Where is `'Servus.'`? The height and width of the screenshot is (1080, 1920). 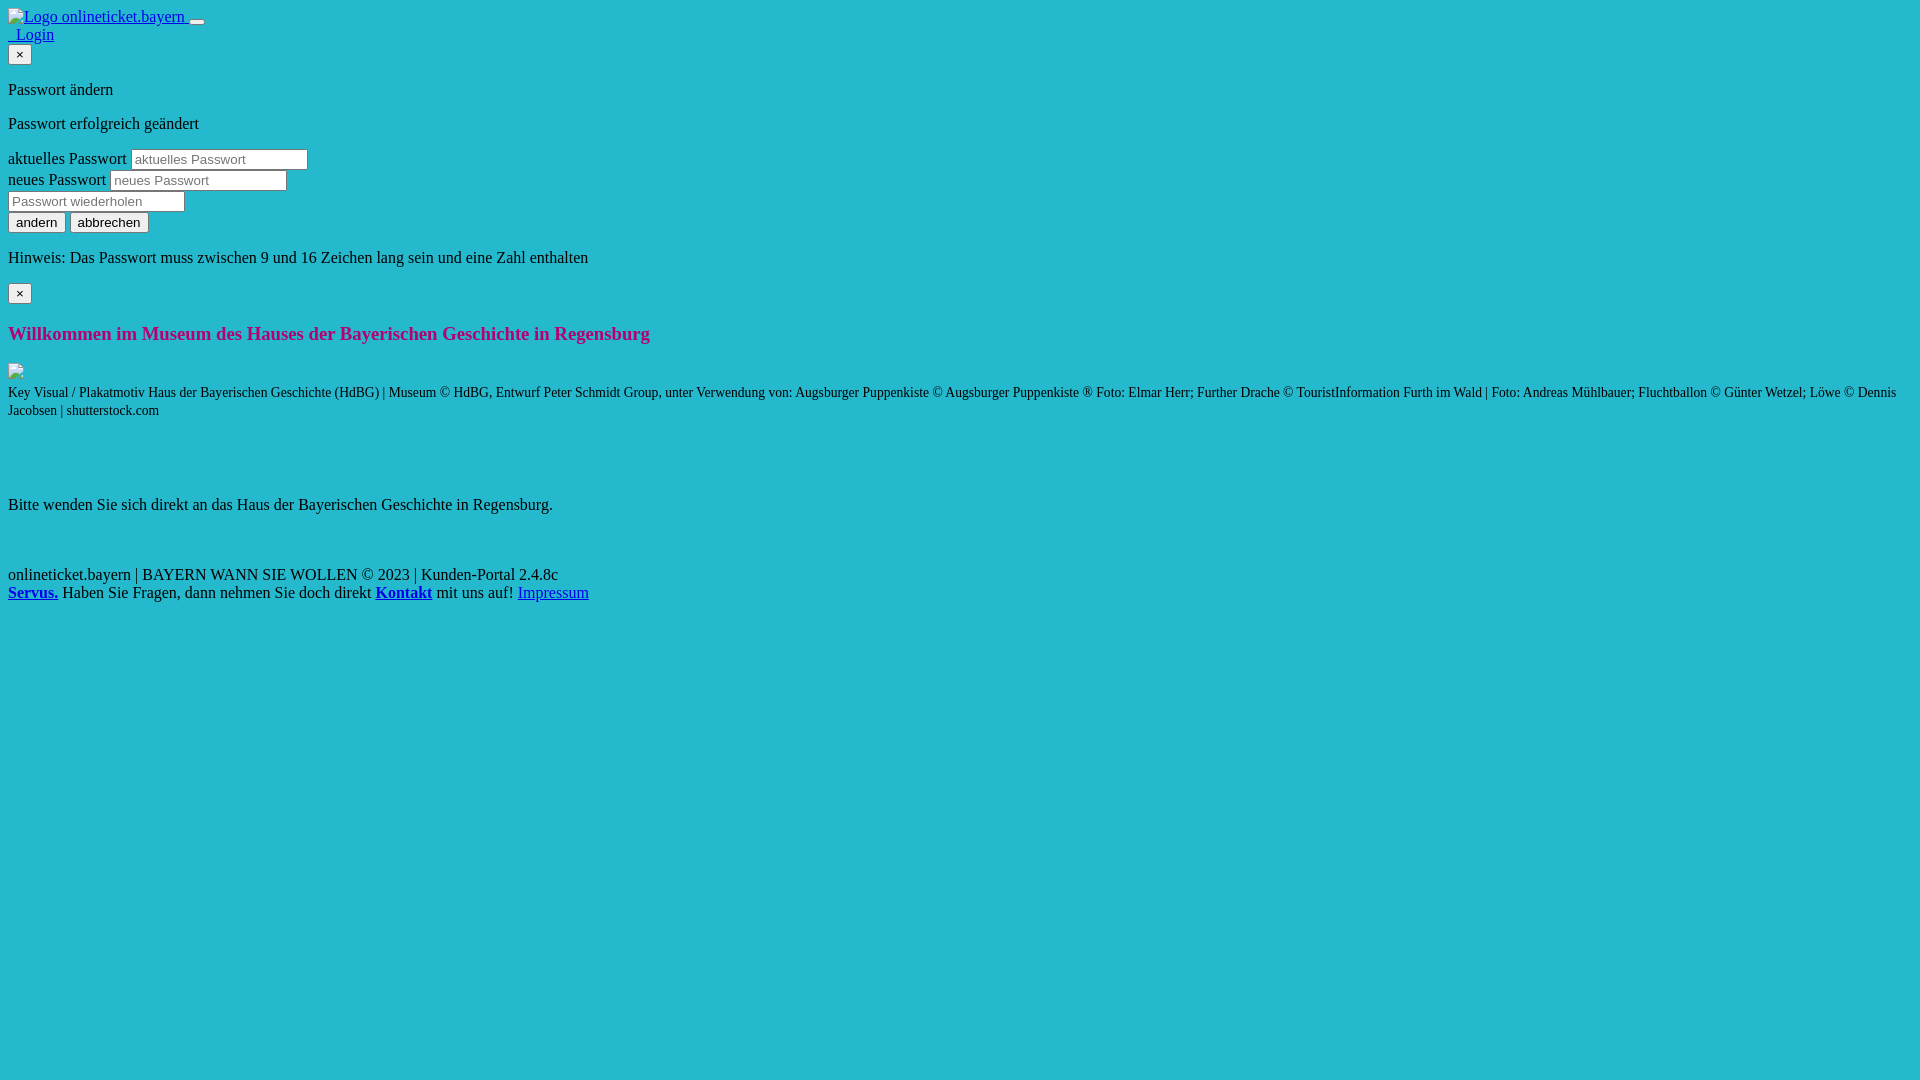
'Servus.' is located at coordinates (33, 591).